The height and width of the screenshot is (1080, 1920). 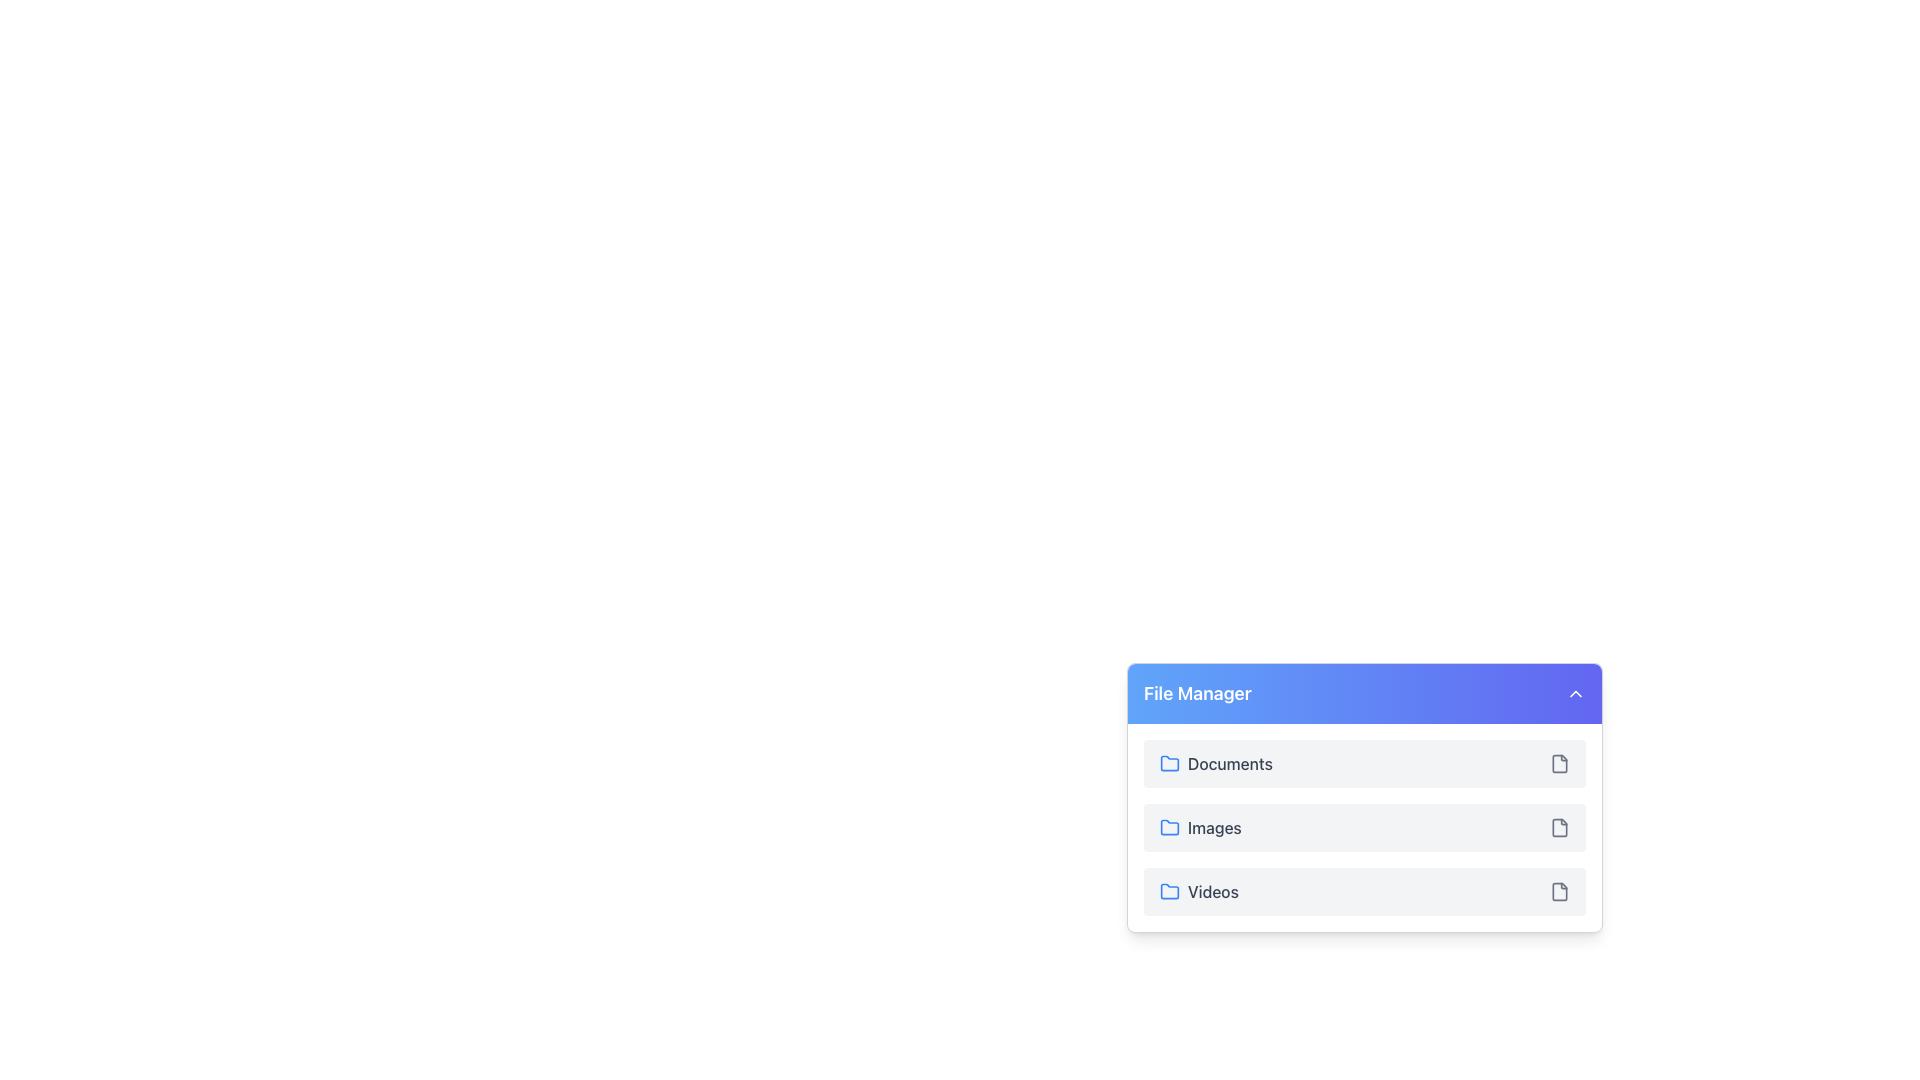 What do you see at coordinates (1170, 826) in the screenshot?
I see `the Images folder icon in the File Manager interface` at bounding box center [1170, 826].